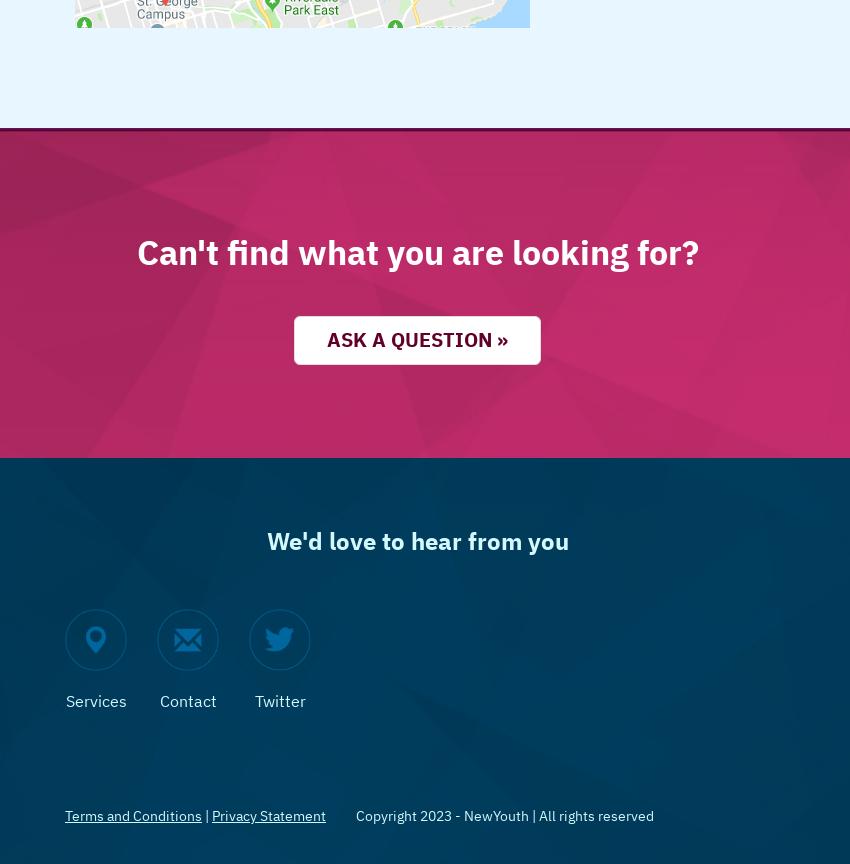 This screenshot has width=850, height=864. I want to click on 'Terms and Conditions', so click(133, 814).